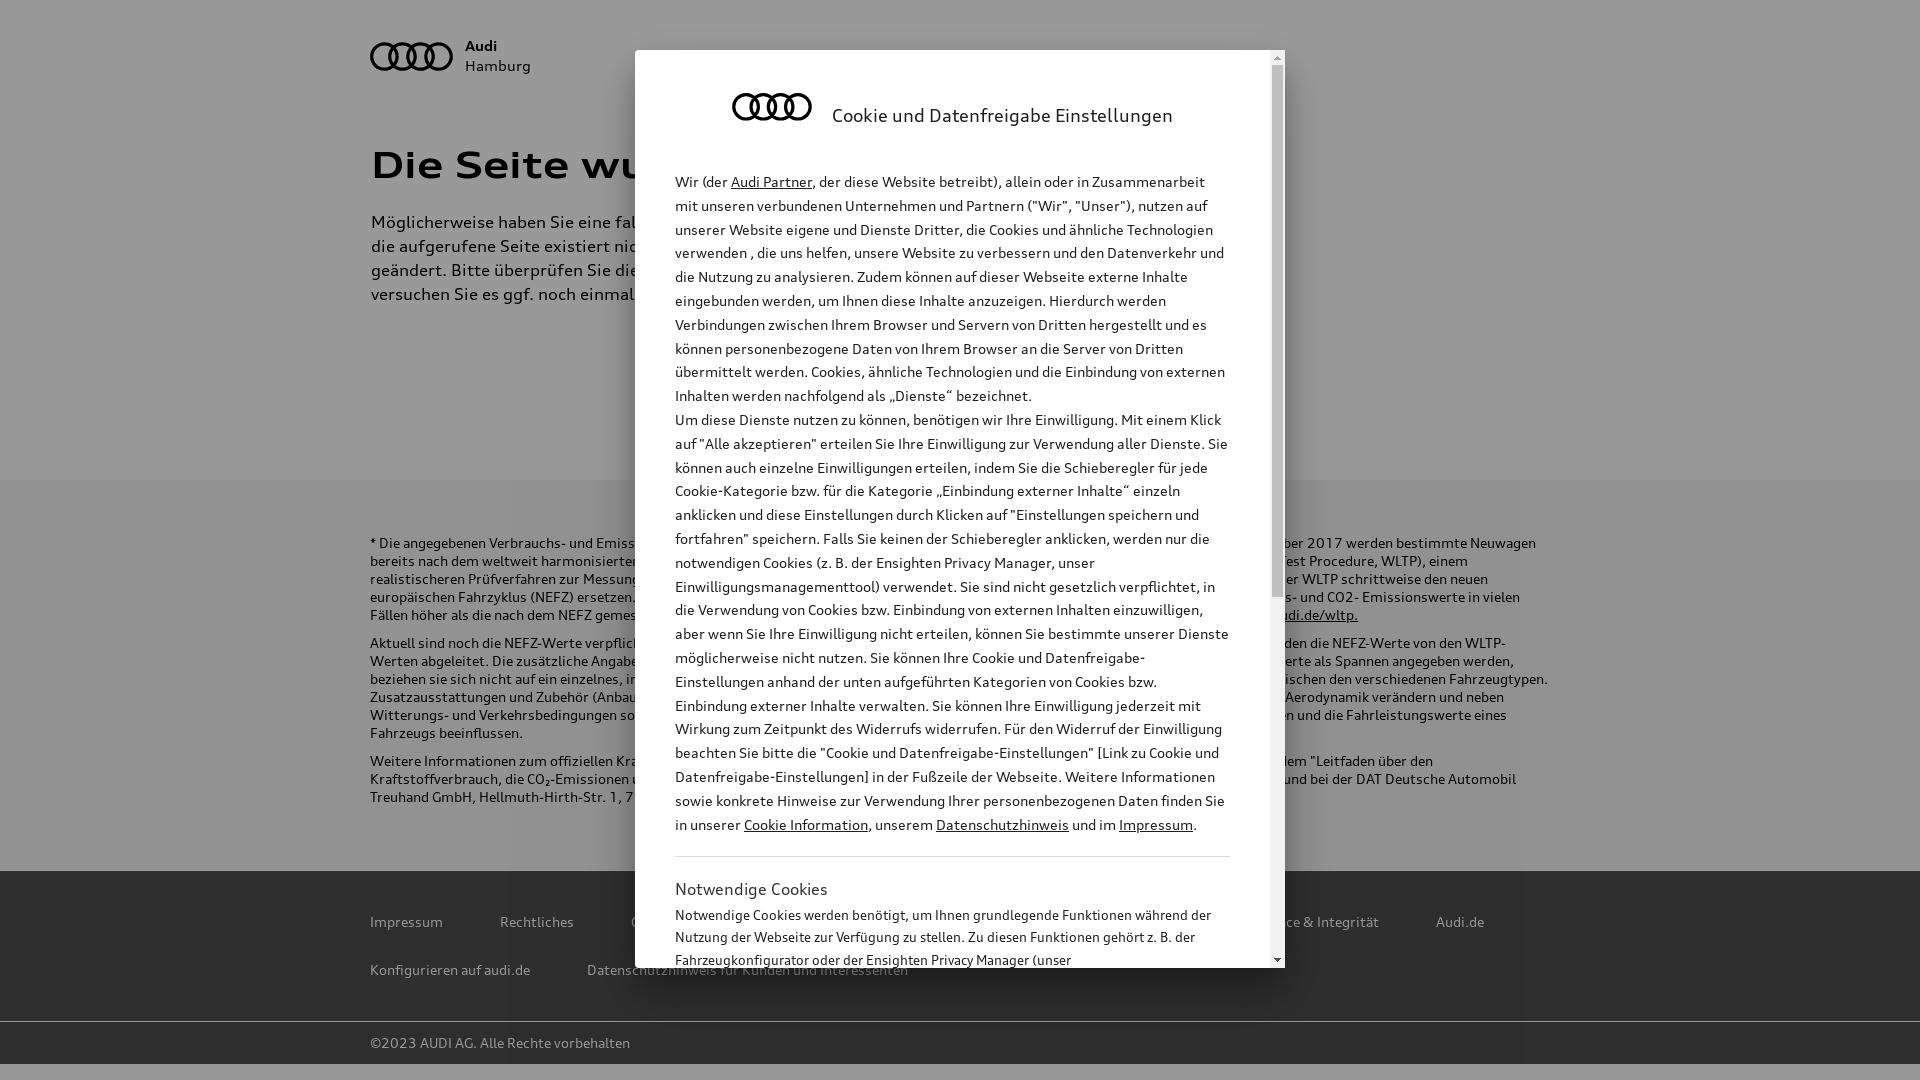 The image size is (1920, 1080). I want to click on 'Konfigurieren auf audi.de', so click(449, 968).